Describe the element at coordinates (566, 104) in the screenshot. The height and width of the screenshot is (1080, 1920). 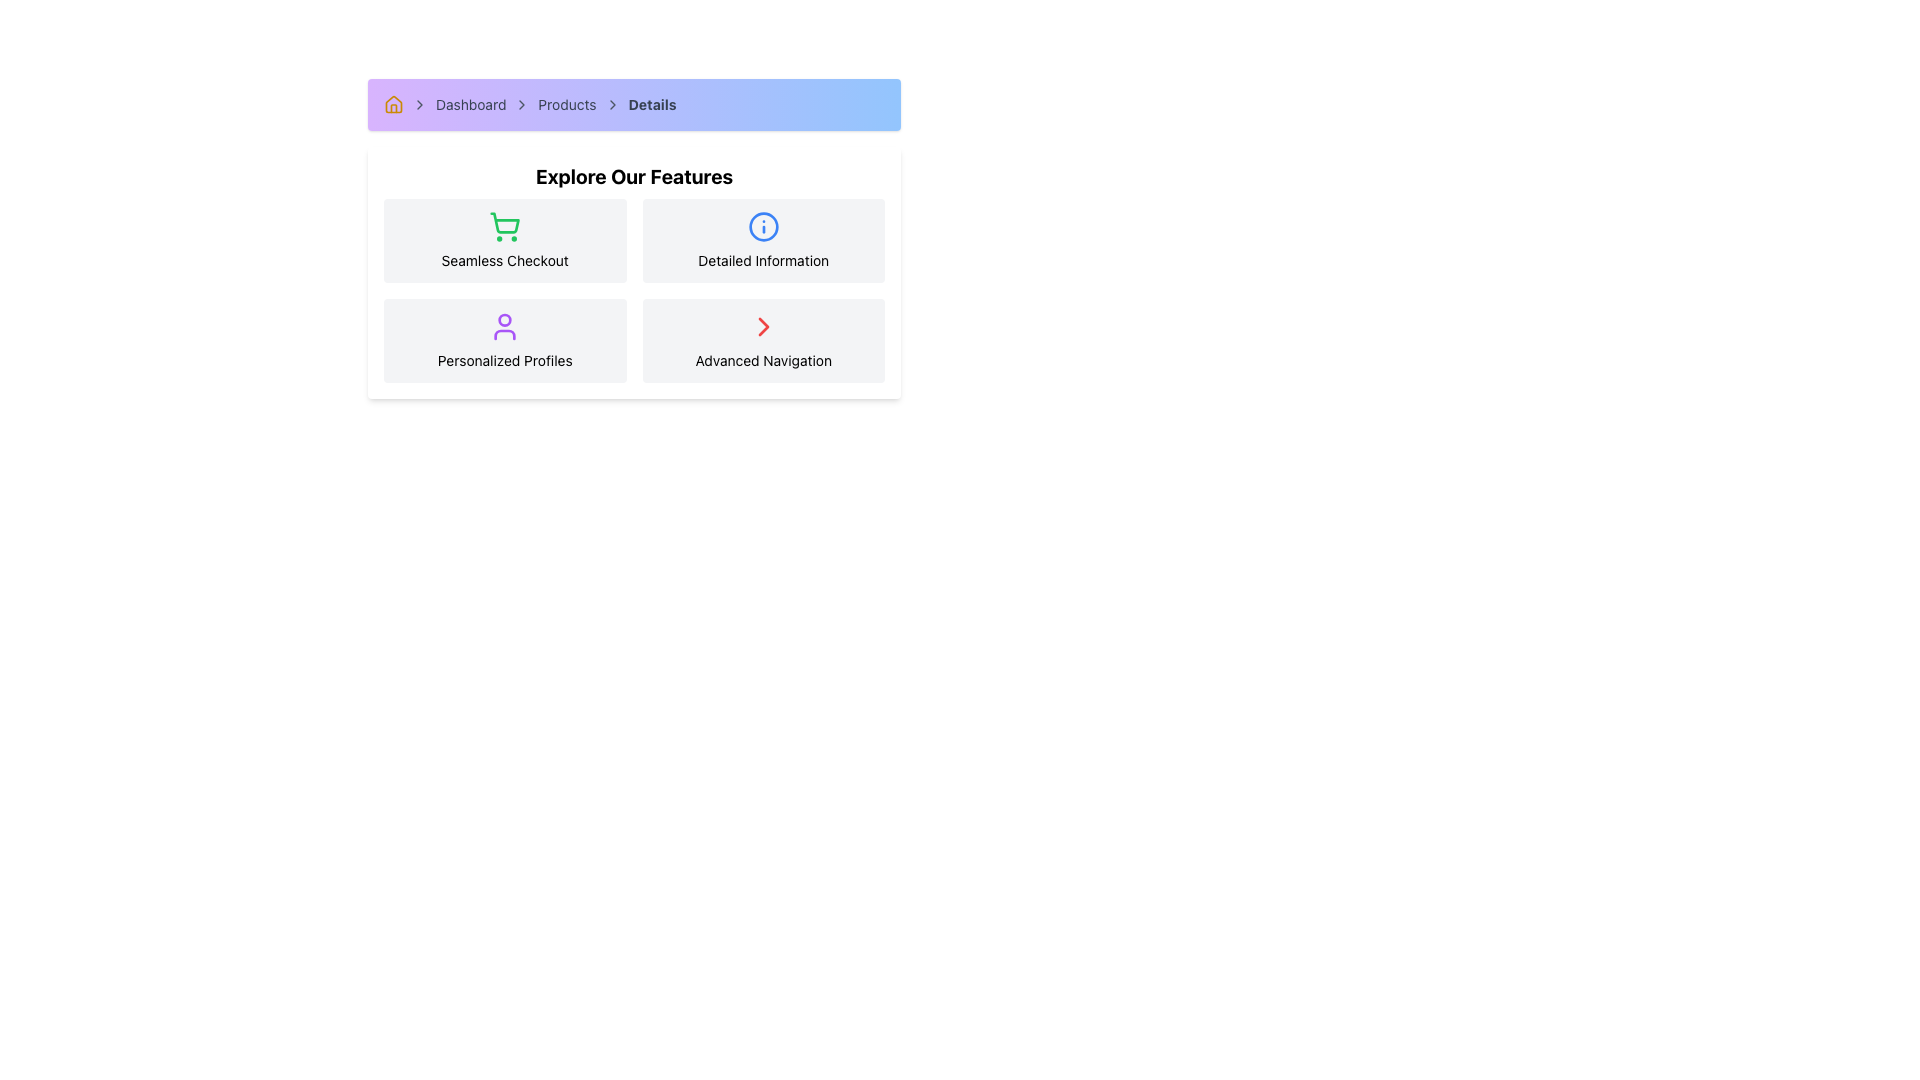
I see `the third item in the breadcrumb navigation bar labeled 'Products', which serves as a navigational link` at that location.